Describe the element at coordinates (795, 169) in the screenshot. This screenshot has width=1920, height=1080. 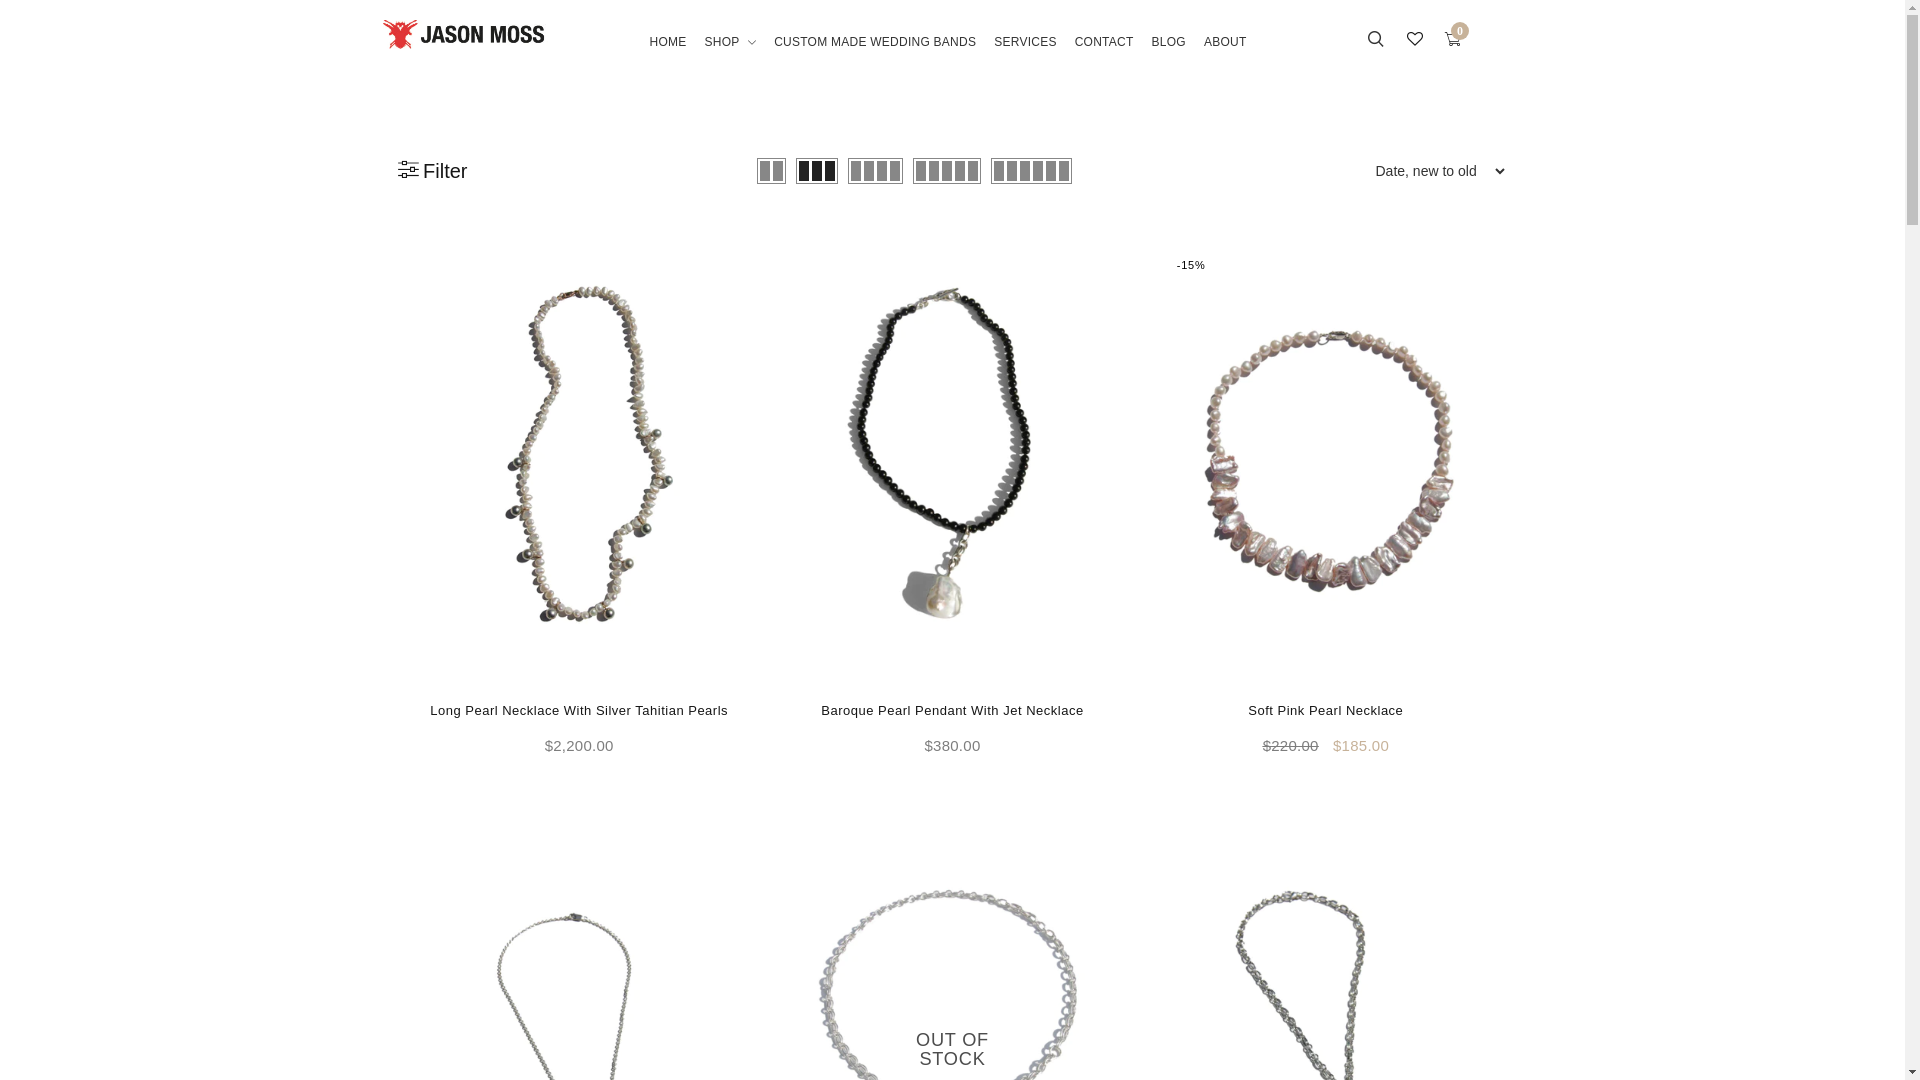
I see `'3 col'` at that location.